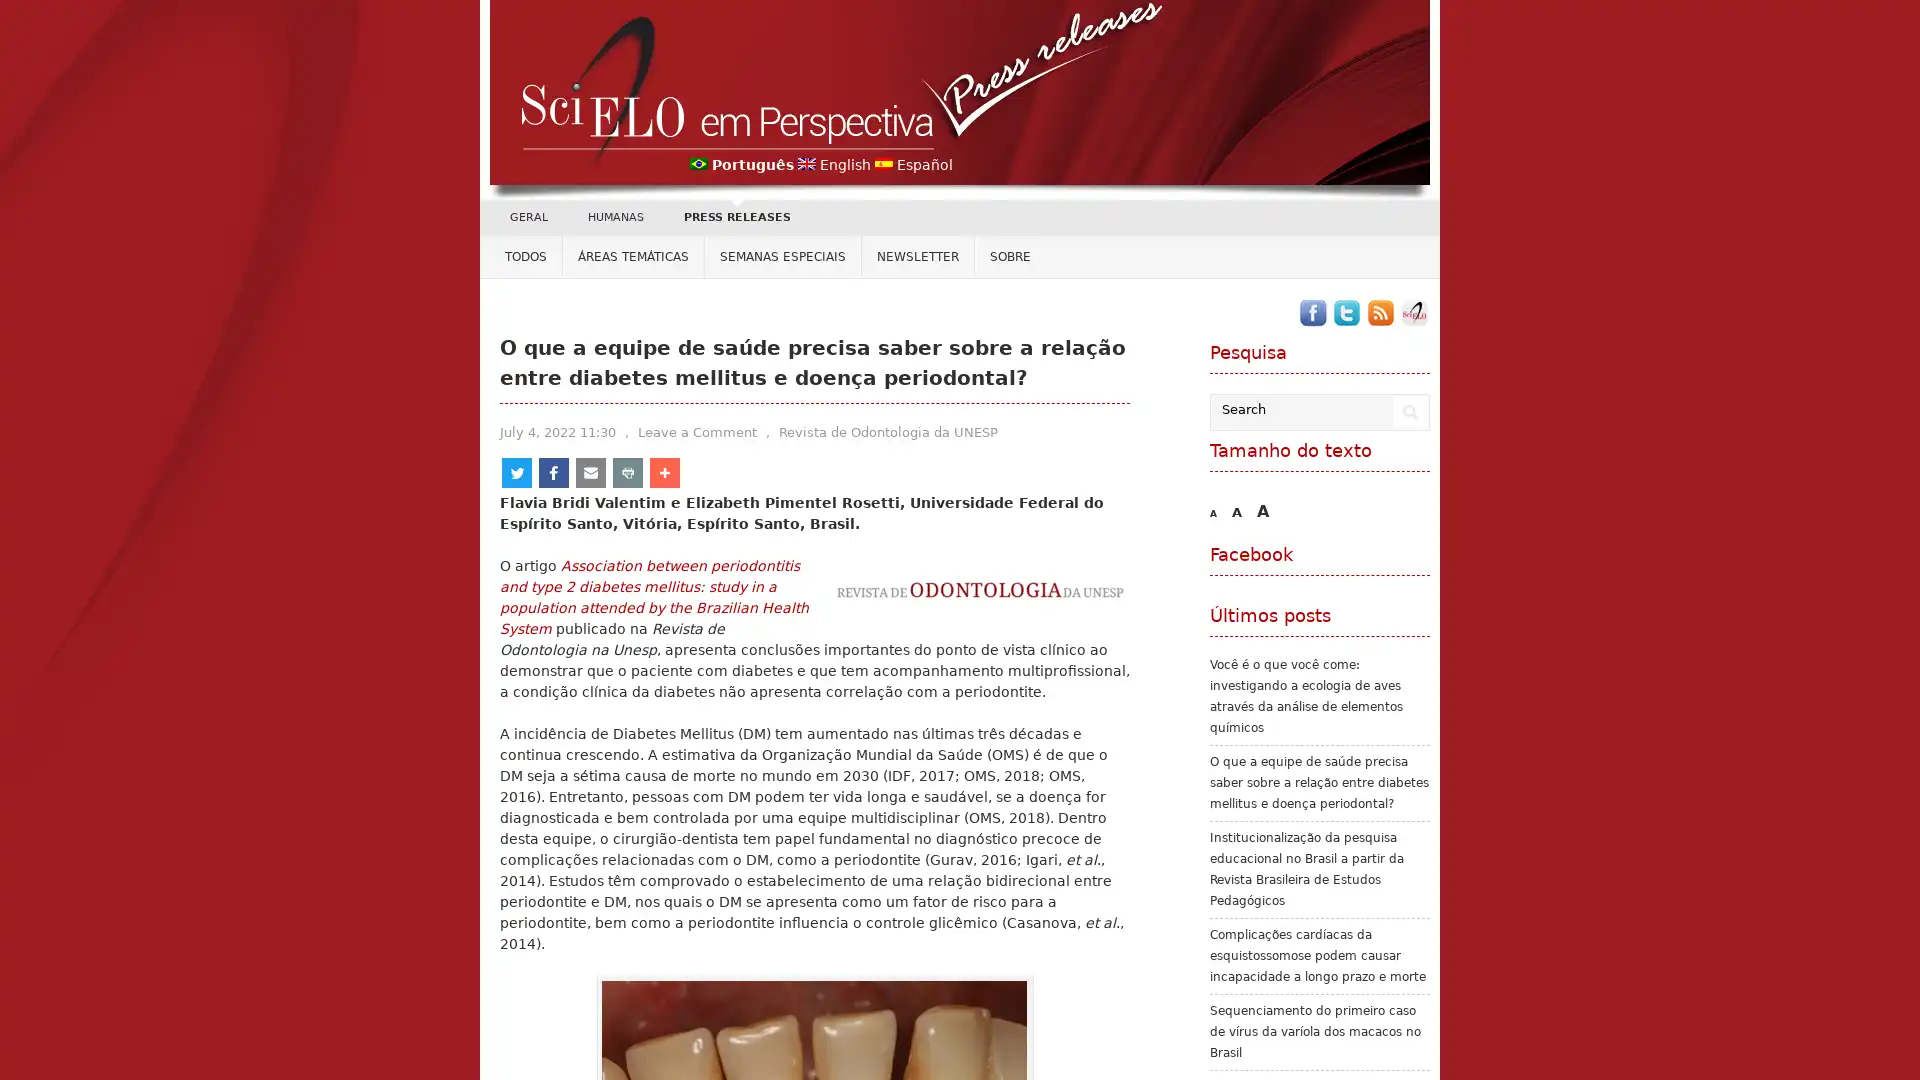  I want to click on Share to Email Email, so click(738, 473).